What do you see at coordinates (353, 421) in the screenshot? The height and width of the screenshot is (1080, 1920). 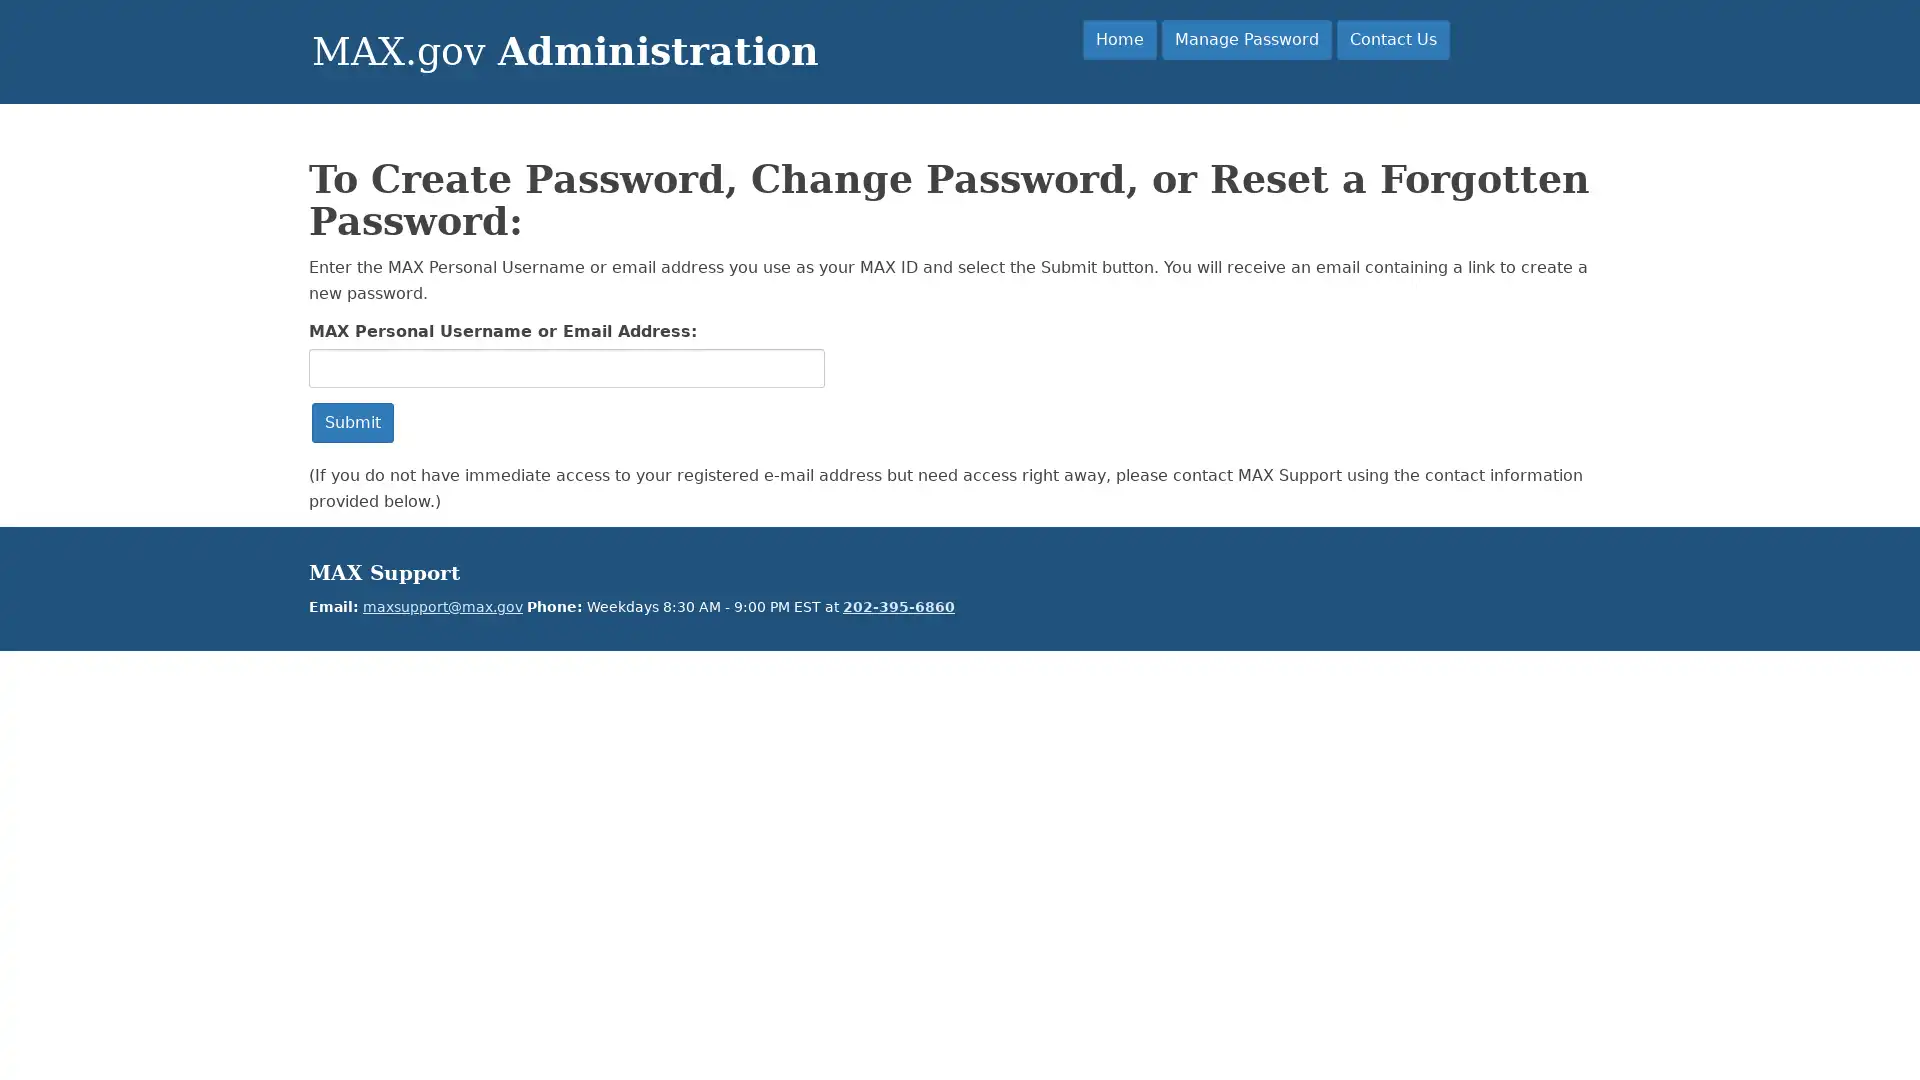 I see `Submit` at bounding box center [353, 421].